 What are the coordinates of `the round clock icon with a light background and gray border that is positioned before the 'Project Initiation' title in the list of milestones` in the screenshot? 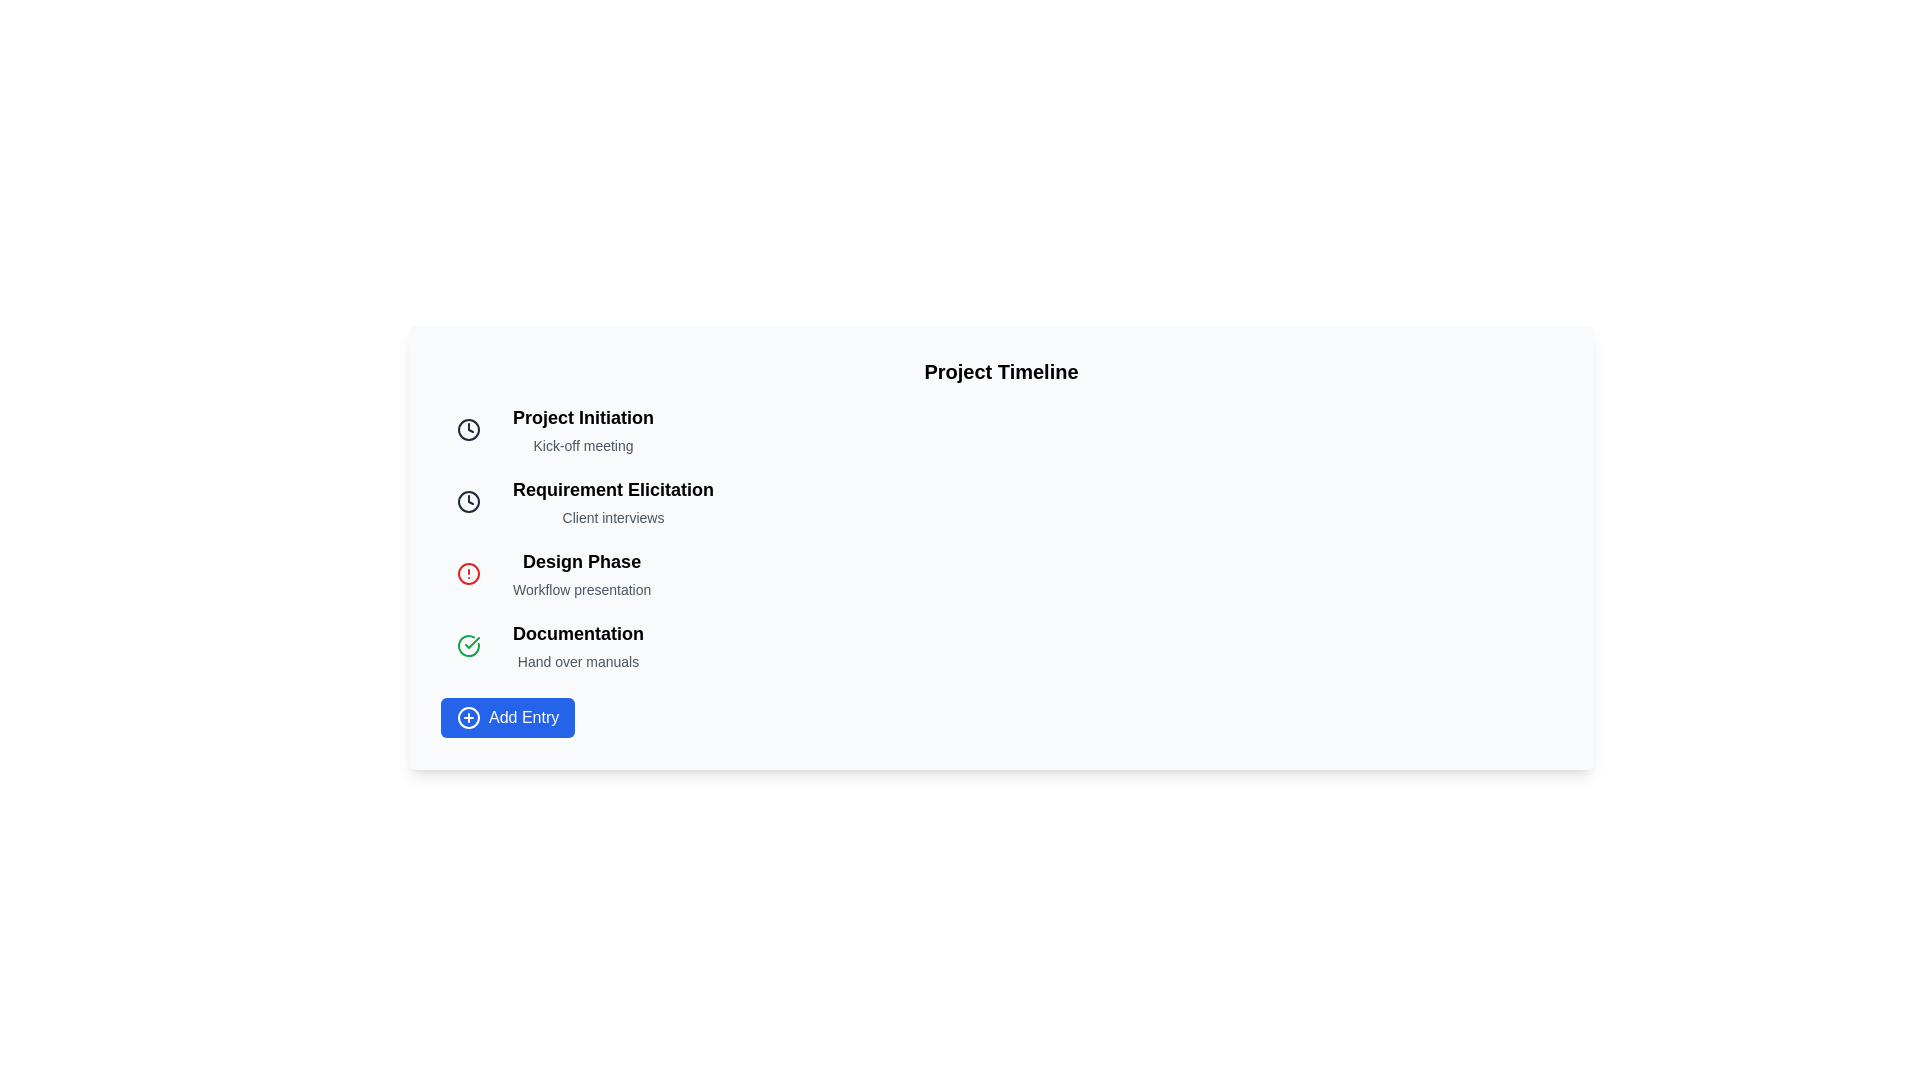 It's located at (468, 428).